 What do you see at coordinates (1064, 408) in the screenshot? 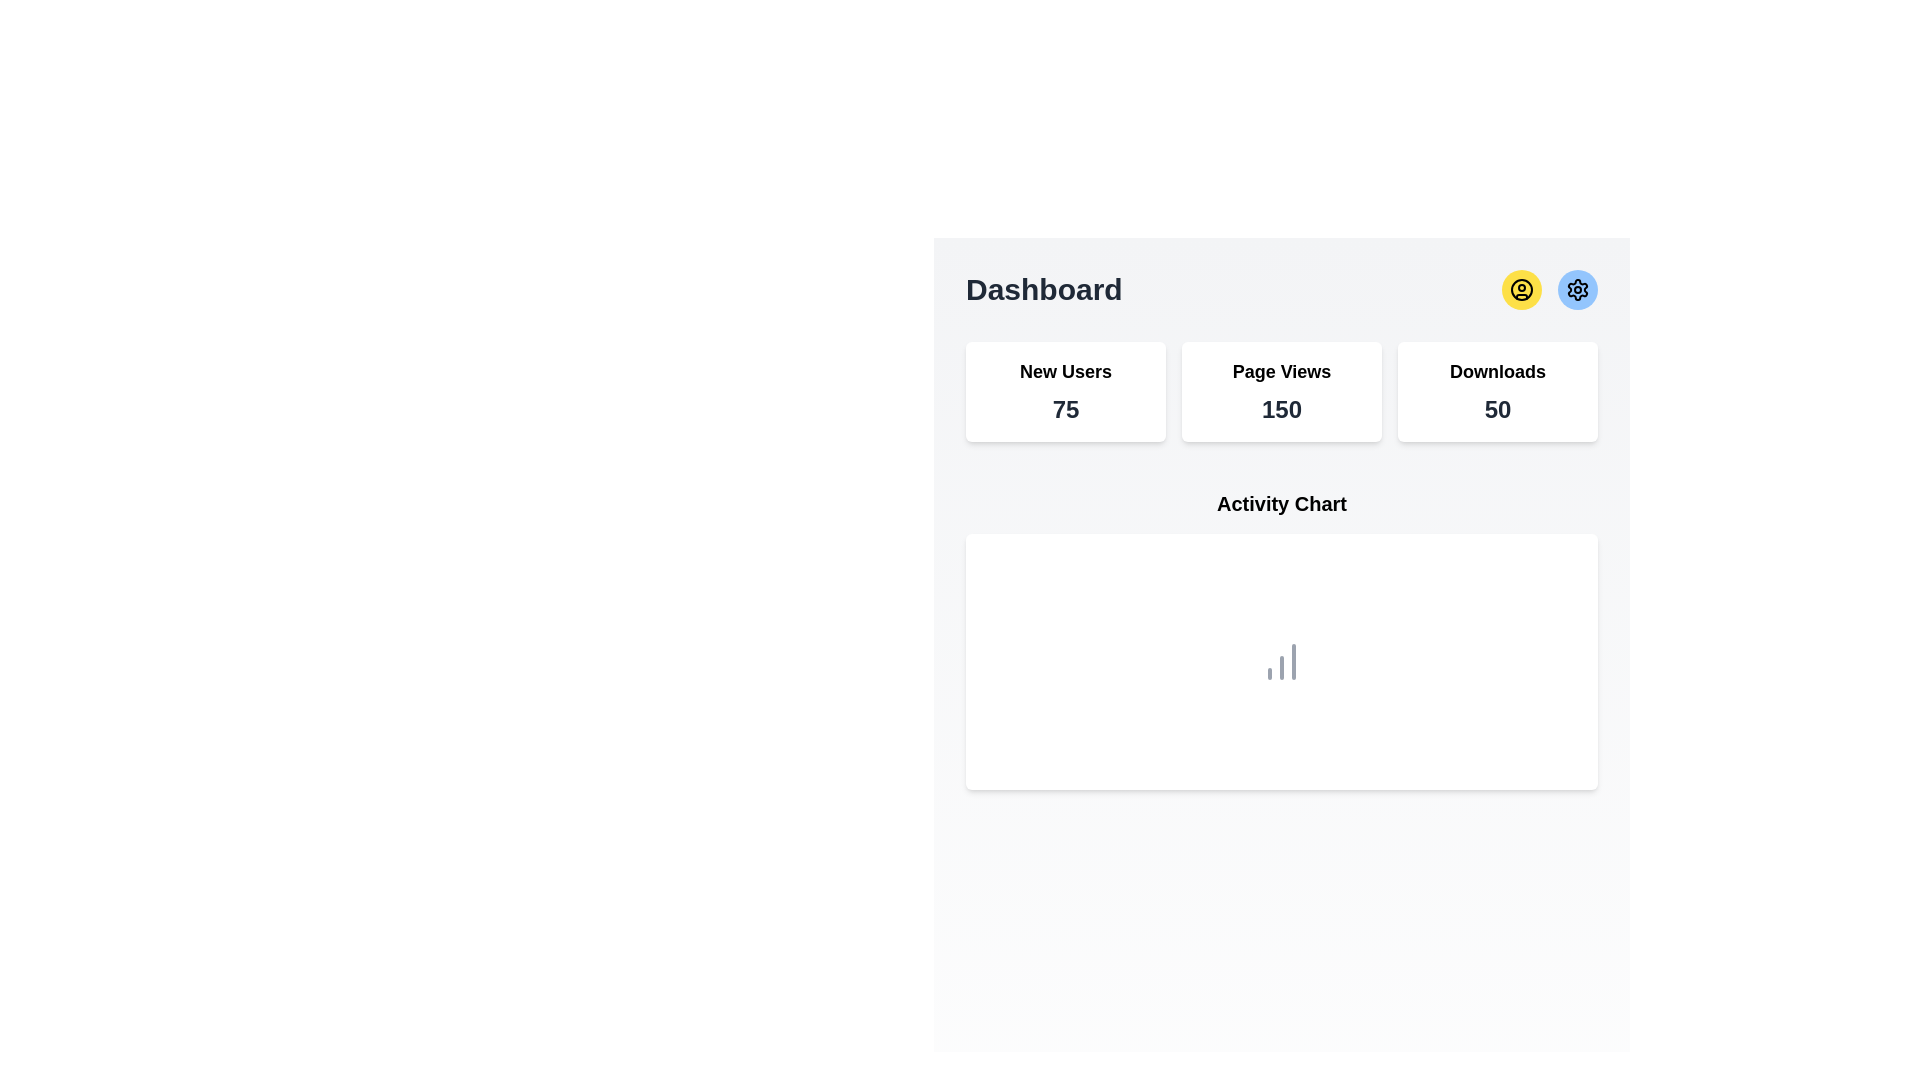
I see `the text label displaying the count of new users, which is located below the 'New Users' text in the top-left corner of the main content area` at bounding box center [1064, 408].